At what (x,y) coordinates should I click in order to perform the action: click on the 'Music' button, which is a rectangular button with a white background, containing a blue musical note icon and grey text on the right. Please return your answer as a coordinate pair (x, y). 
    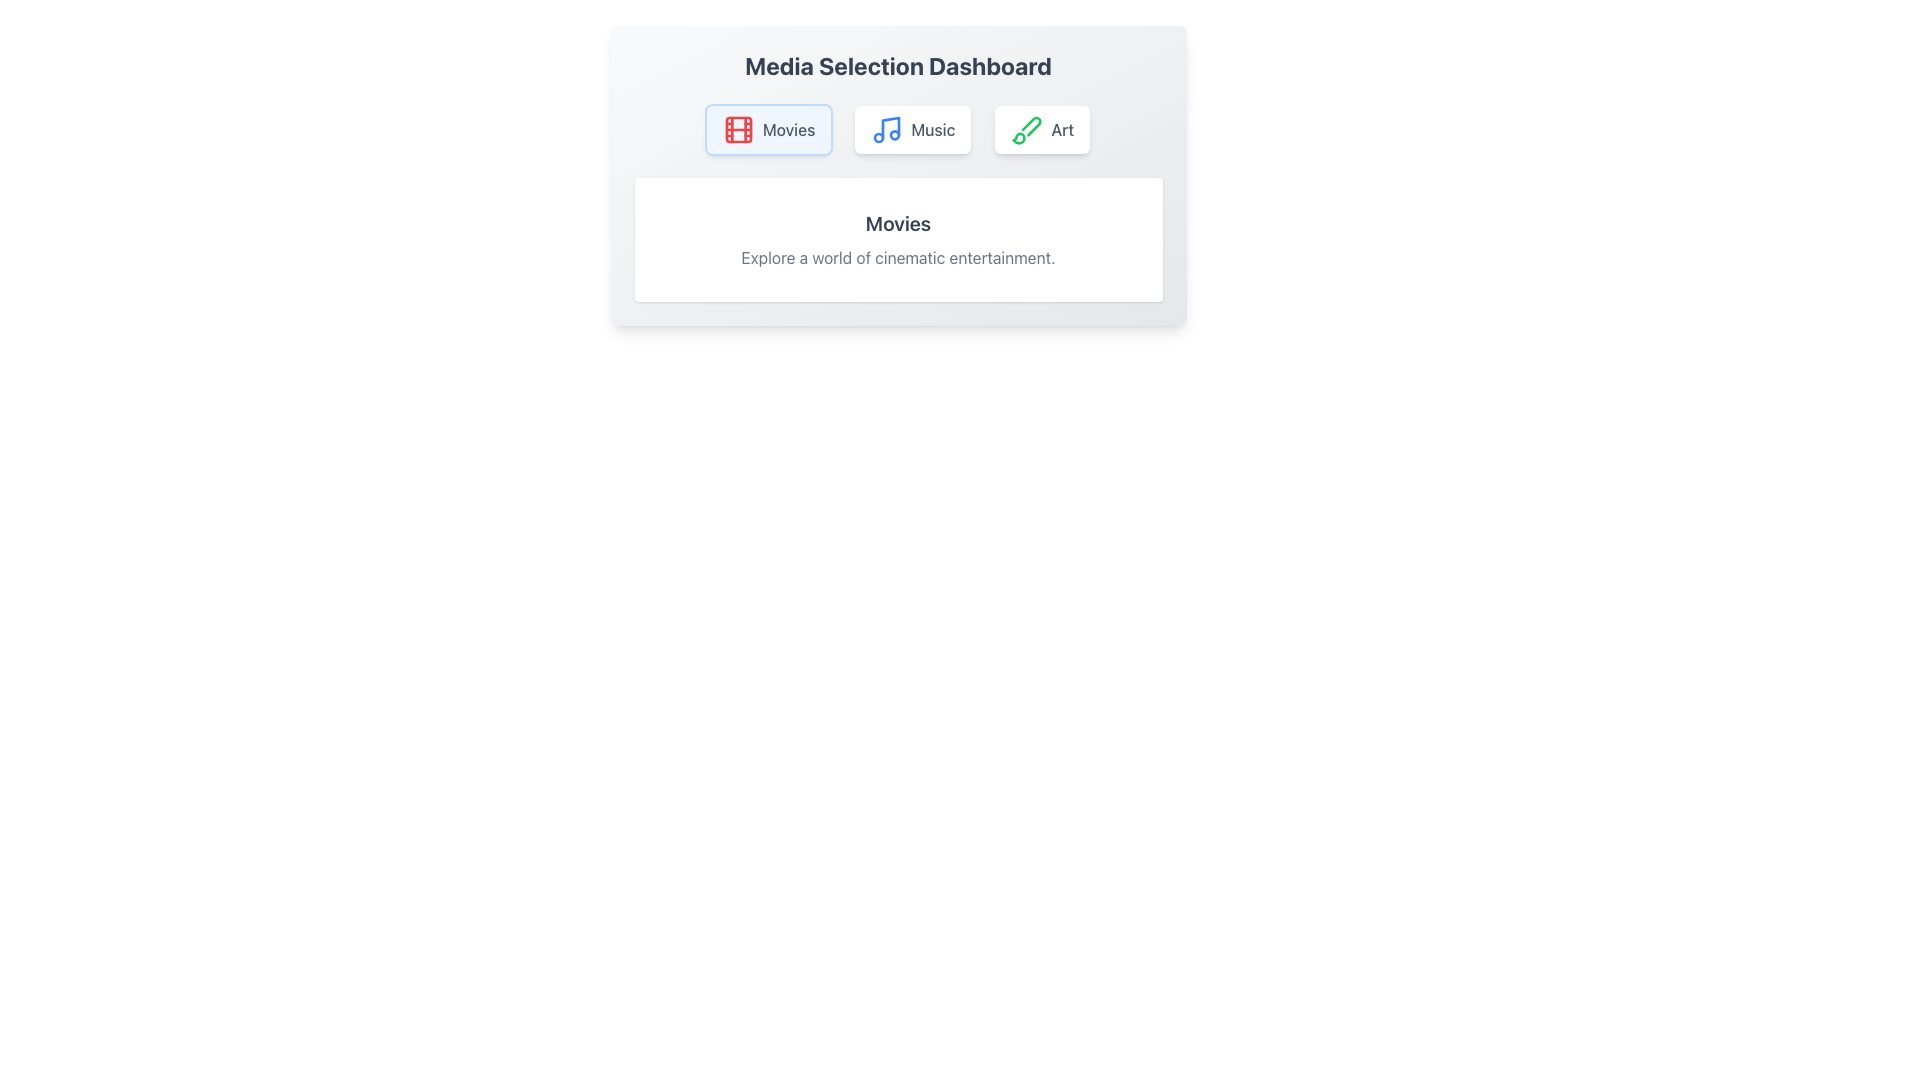
    Looking at the image, I should click on (912, 130).